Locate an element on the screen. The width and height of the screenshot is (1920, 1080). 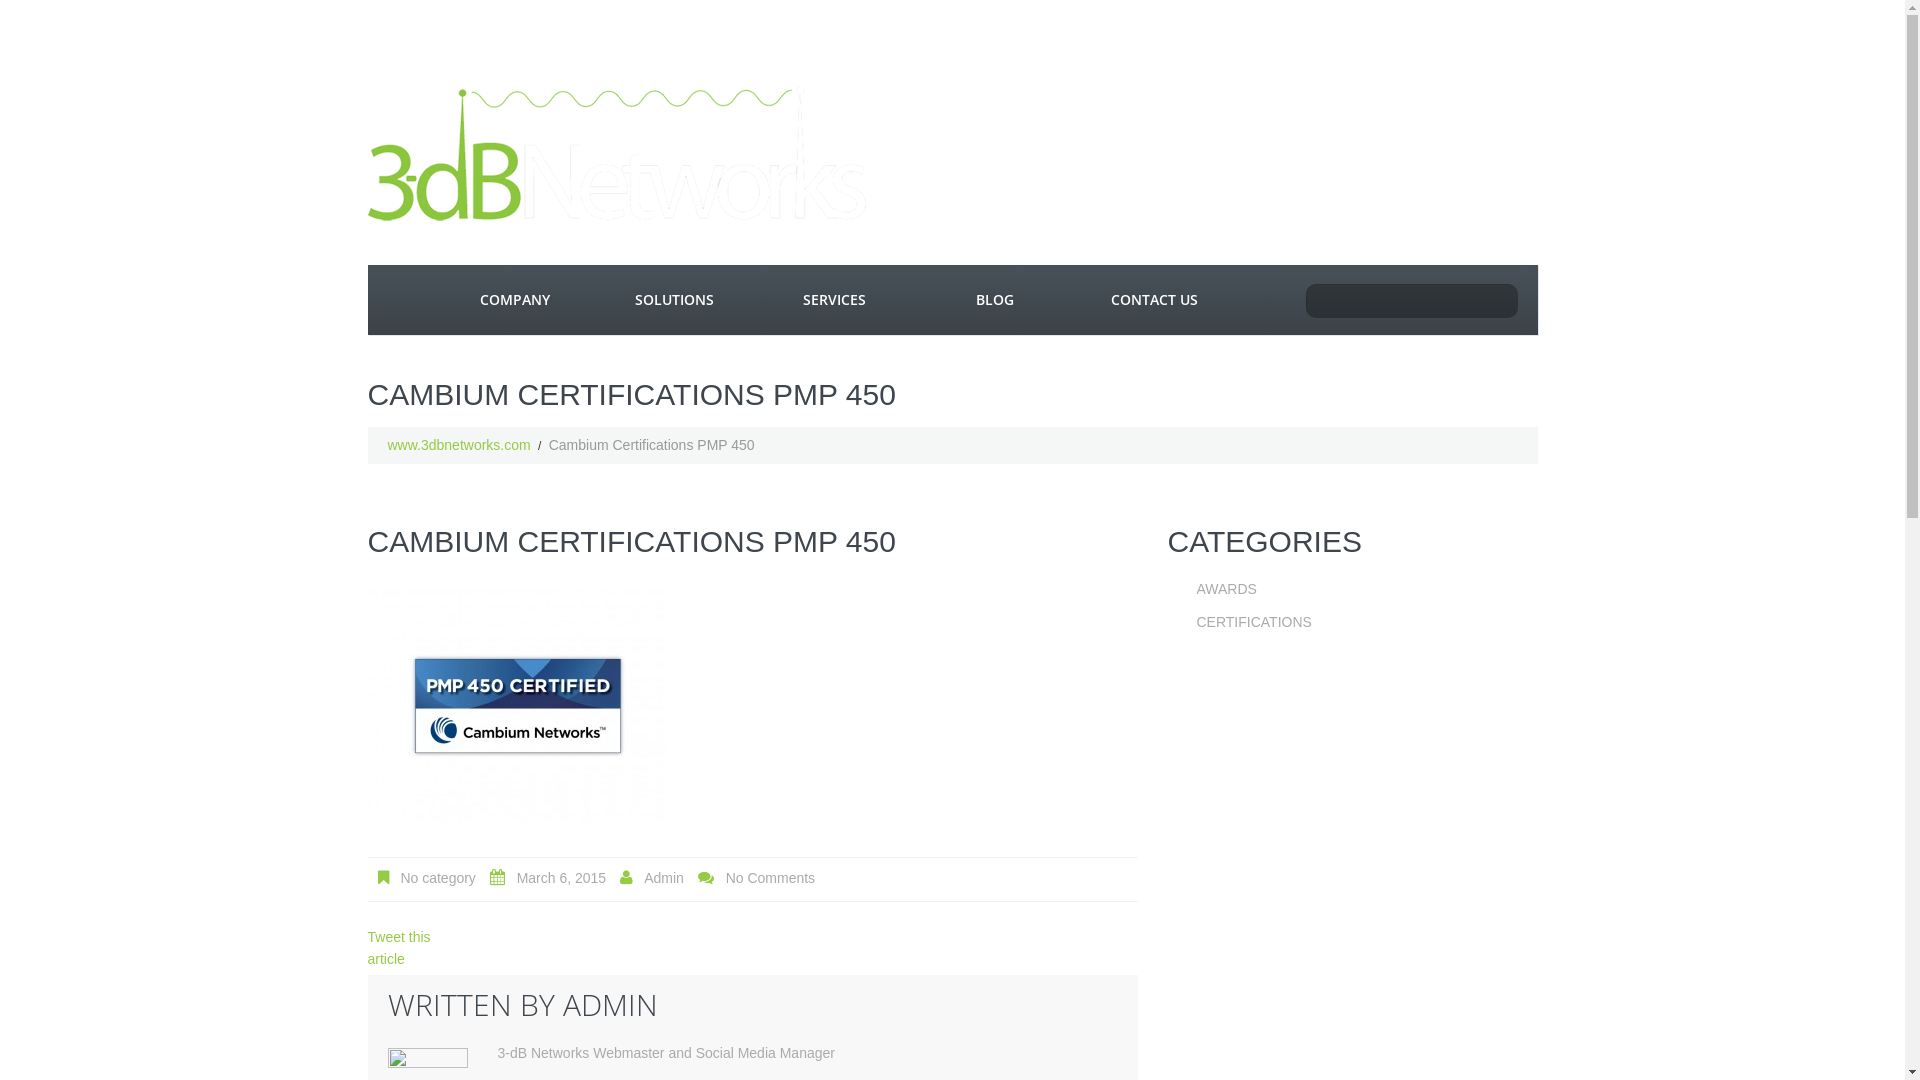
'COMPANY' is located at coordinates (514, 300).